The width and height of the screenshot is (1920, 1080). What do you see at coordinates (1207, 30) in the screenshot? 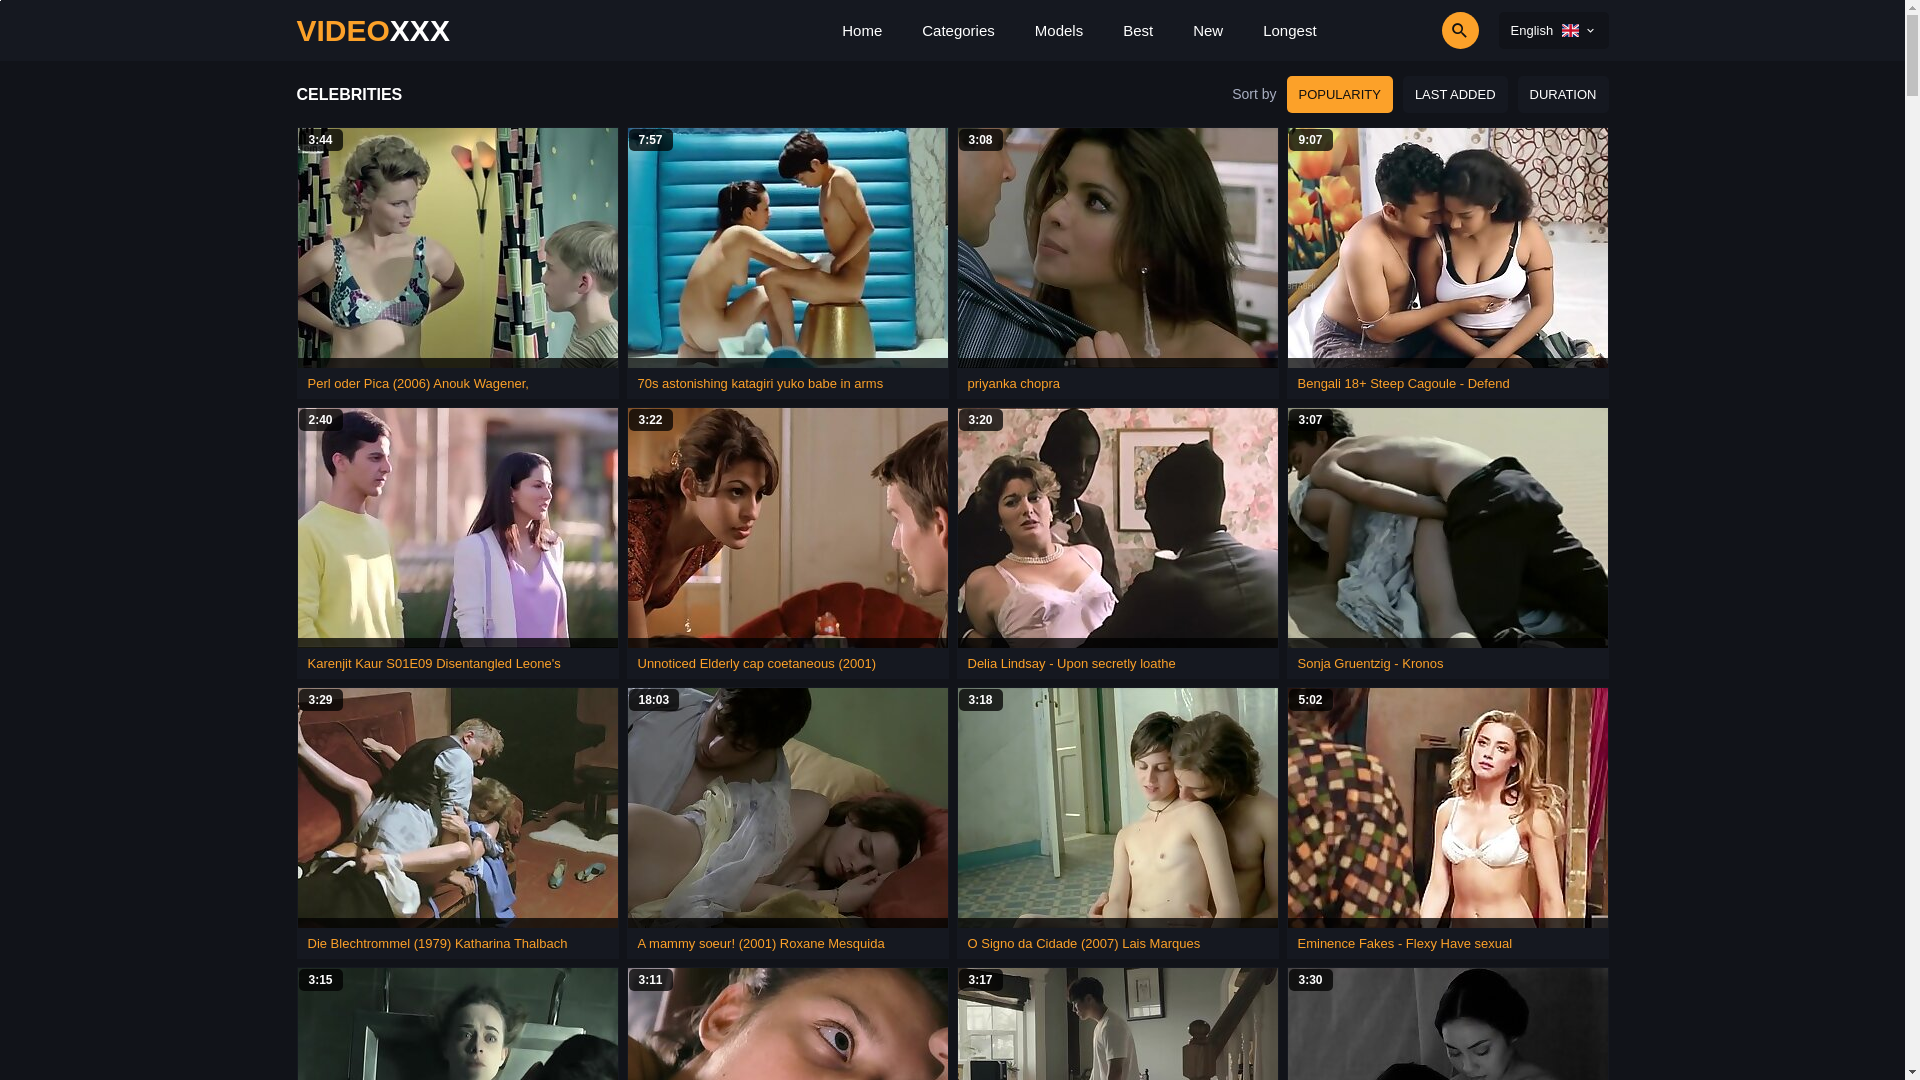
I see `'New'` at bounding box center [1207, 30].